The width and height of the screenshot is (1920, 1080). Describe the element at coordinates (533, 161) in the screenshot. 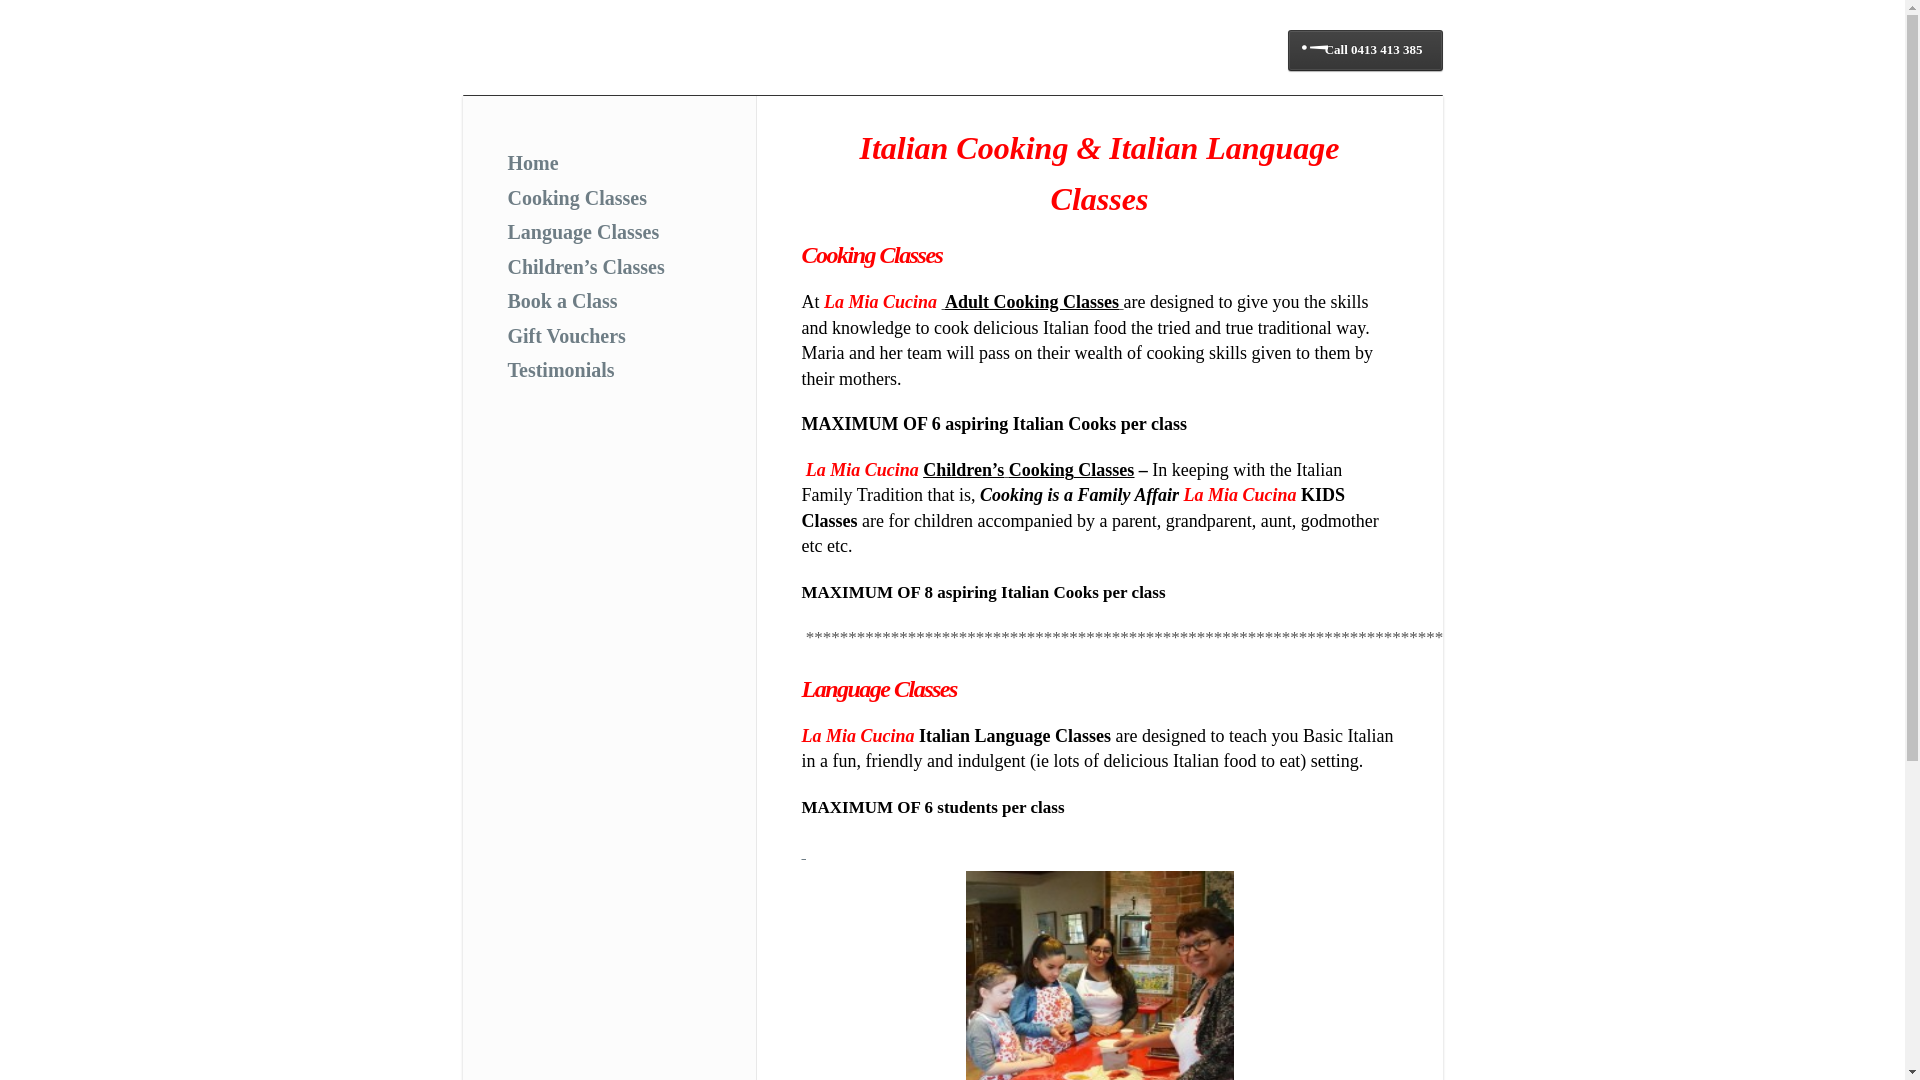

I see `'Home'` at that location.